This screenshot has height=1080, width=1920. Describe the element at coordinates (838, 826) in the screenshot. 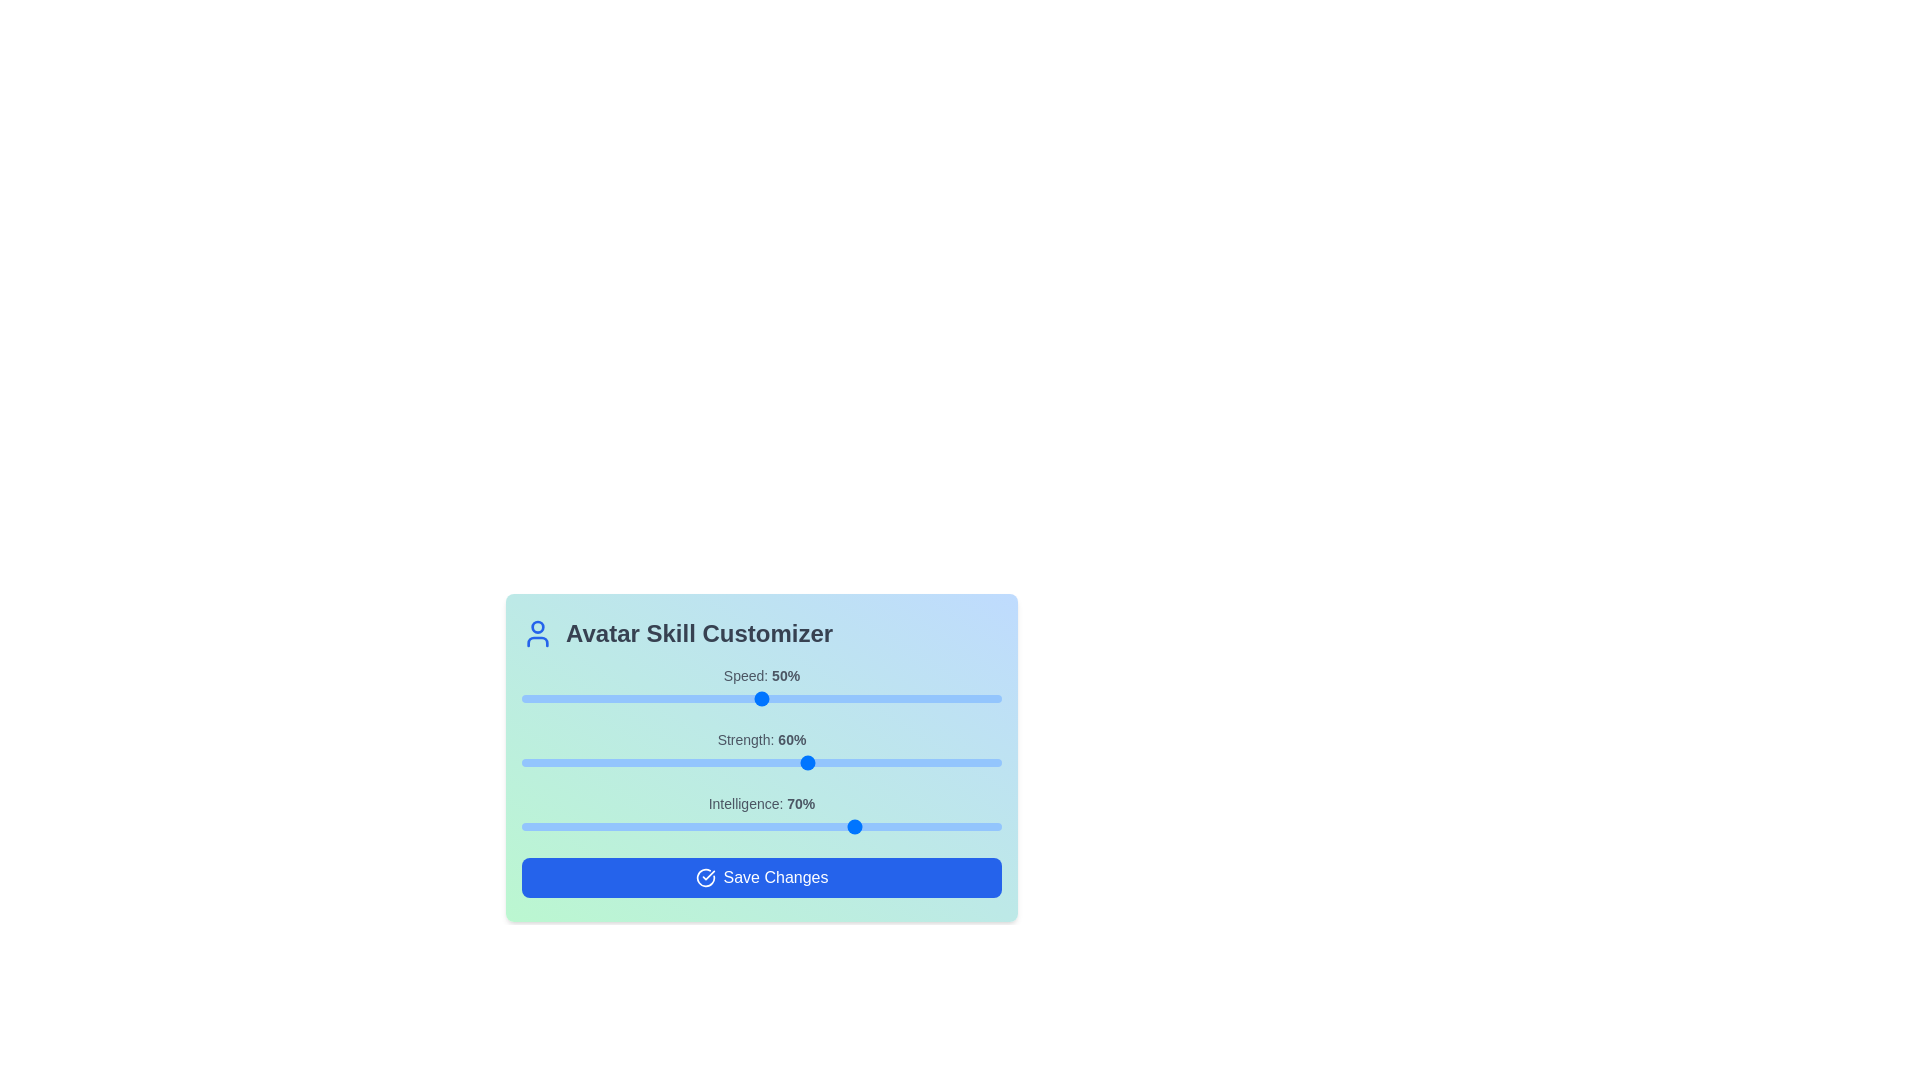

I see `intelligence level` at that location.